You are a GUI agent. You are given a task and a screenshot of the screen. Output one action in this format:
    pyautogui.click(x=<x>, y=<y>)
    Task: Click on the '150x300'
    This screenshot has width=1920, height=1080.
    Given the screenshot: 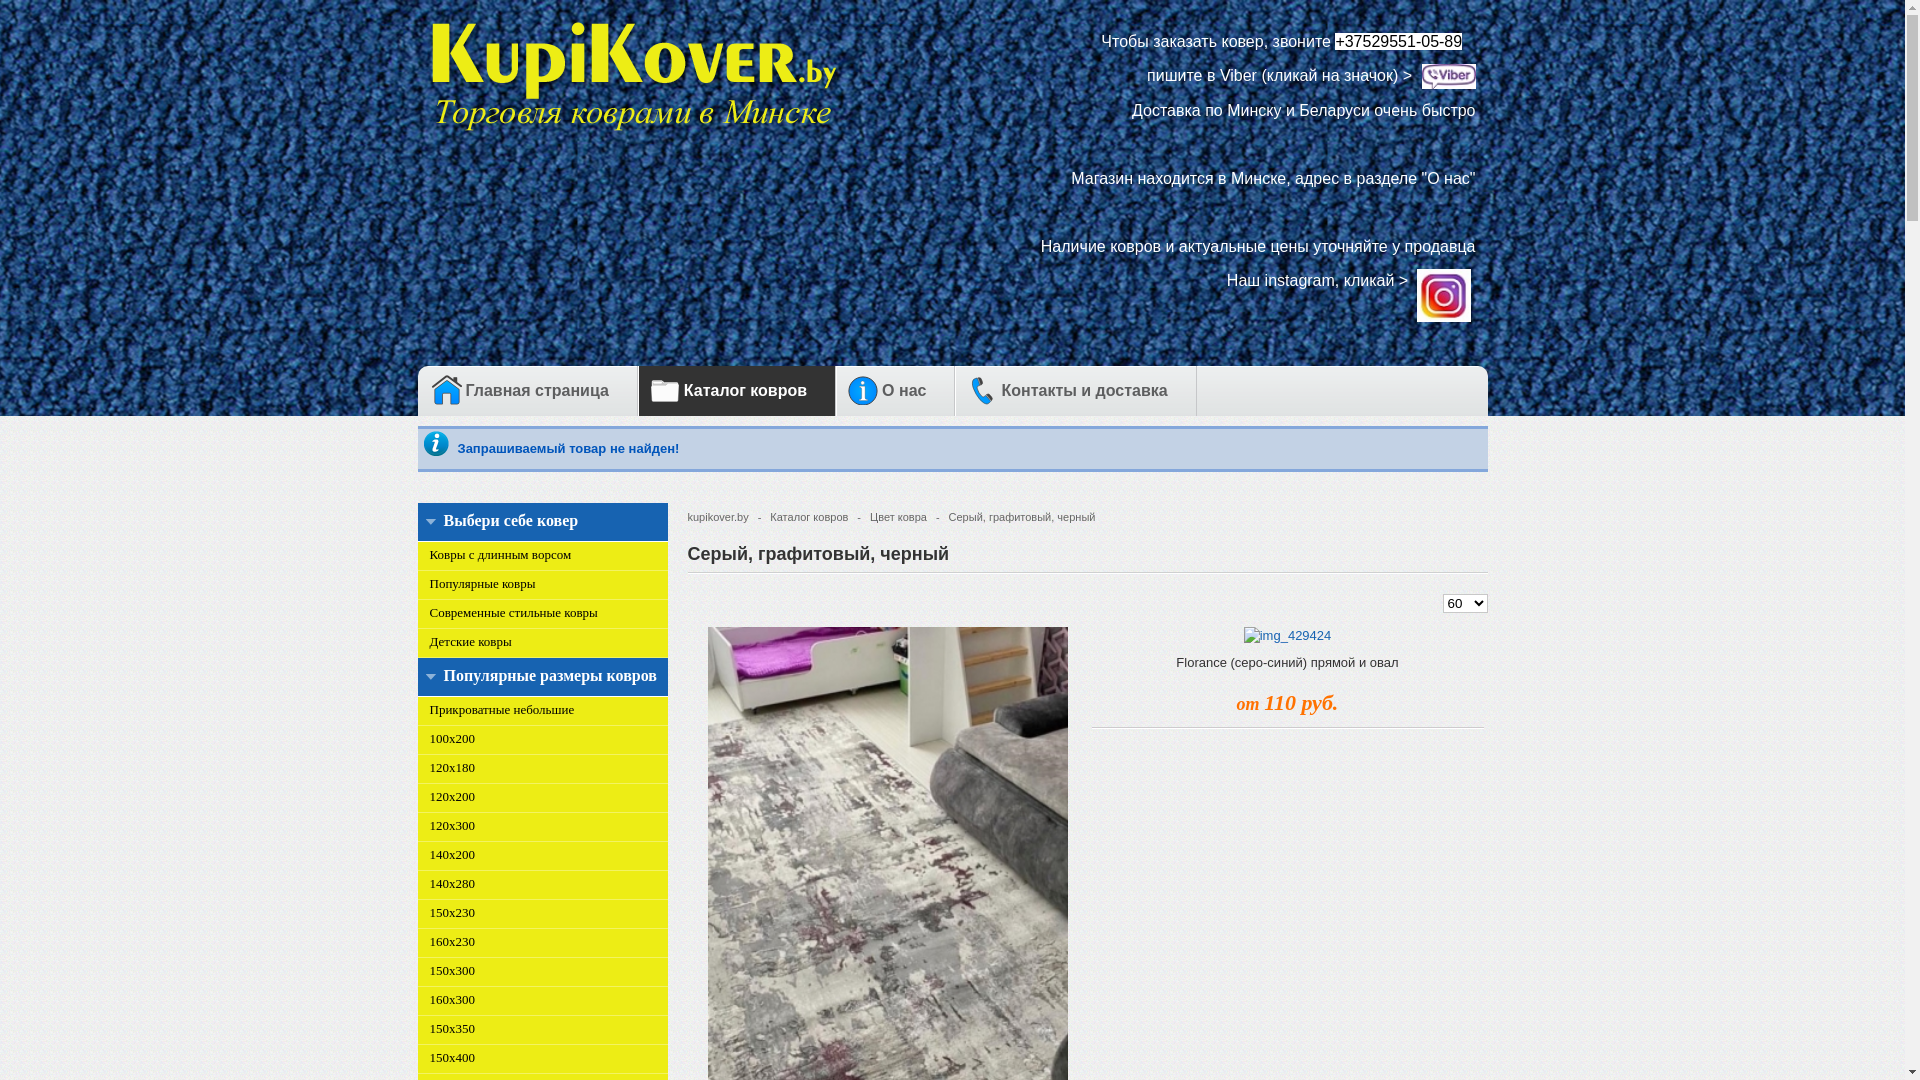 What is the action you would take?
    pyautogui.click(x=451, y=968)
    